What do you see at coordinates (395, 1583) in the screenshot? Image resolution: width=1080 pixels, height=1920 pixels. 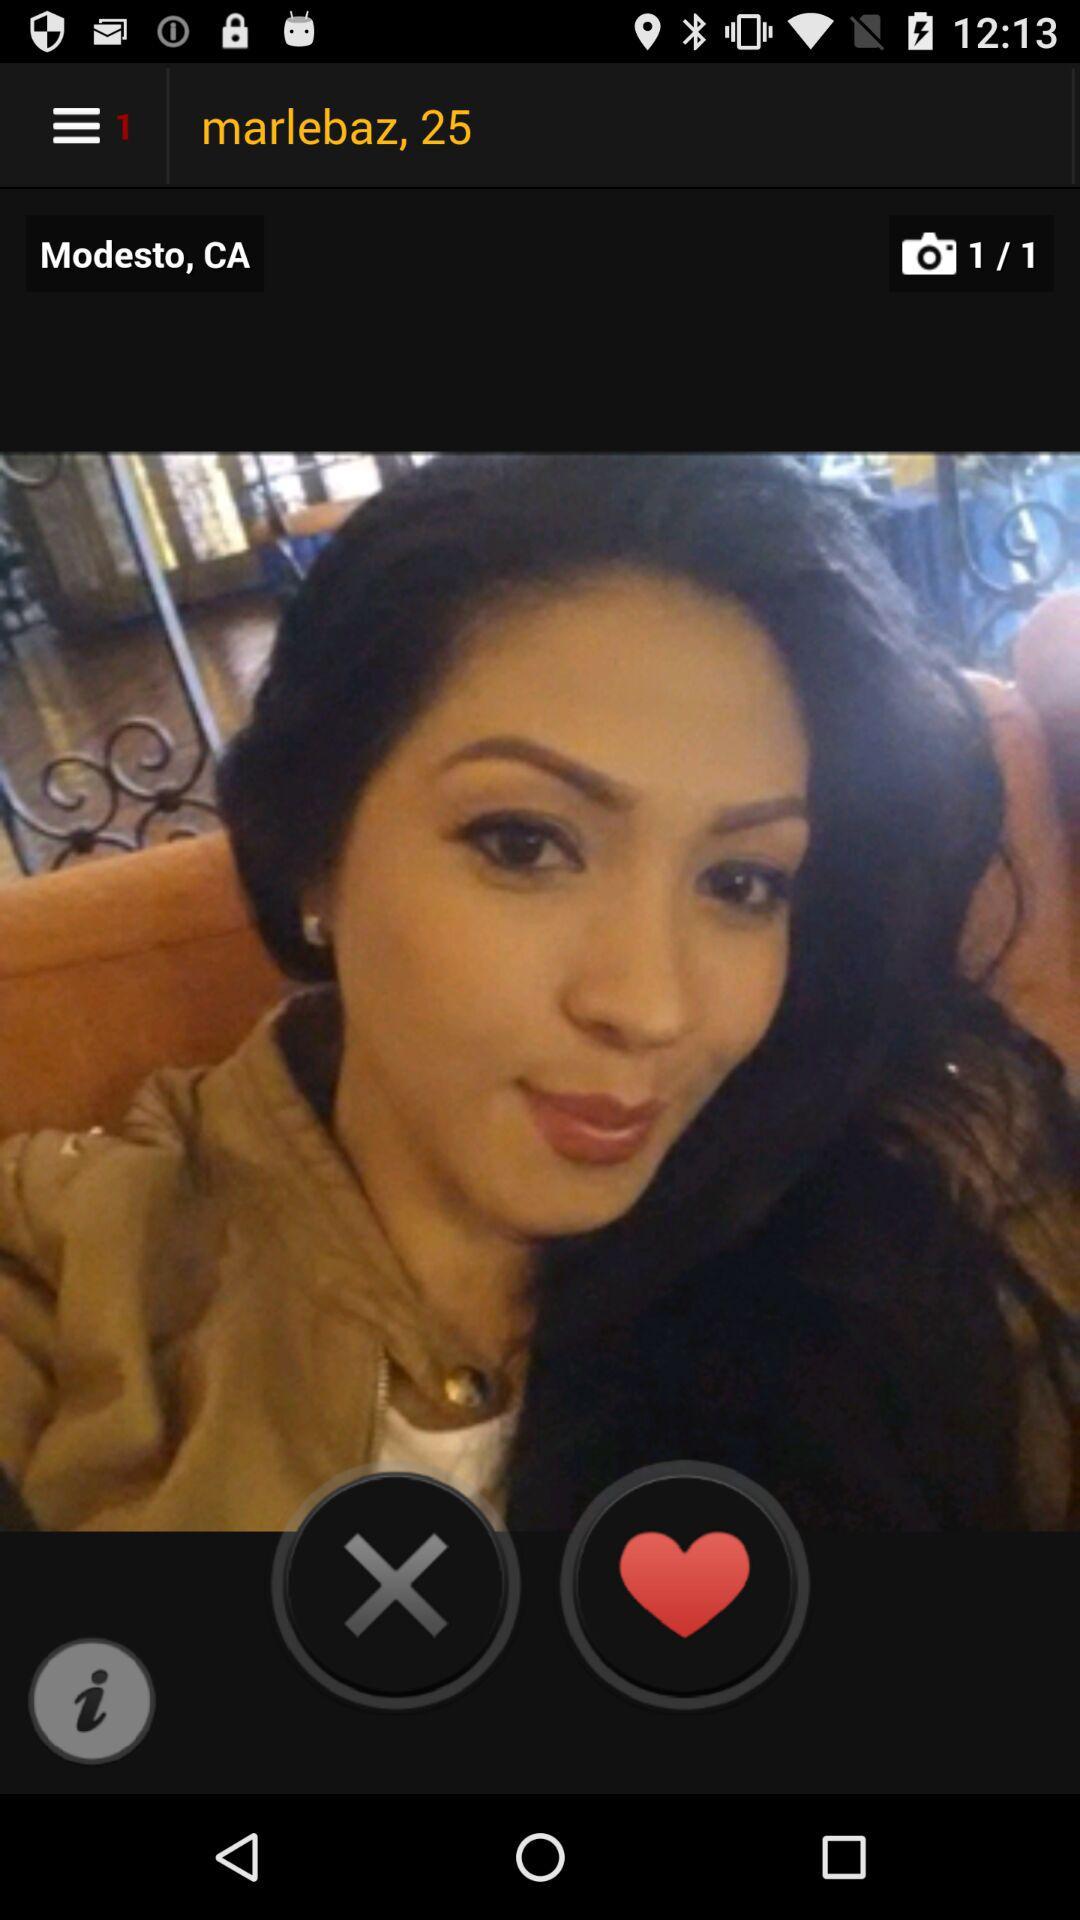 I see `delete picture` at bounding box center [395, 1583].